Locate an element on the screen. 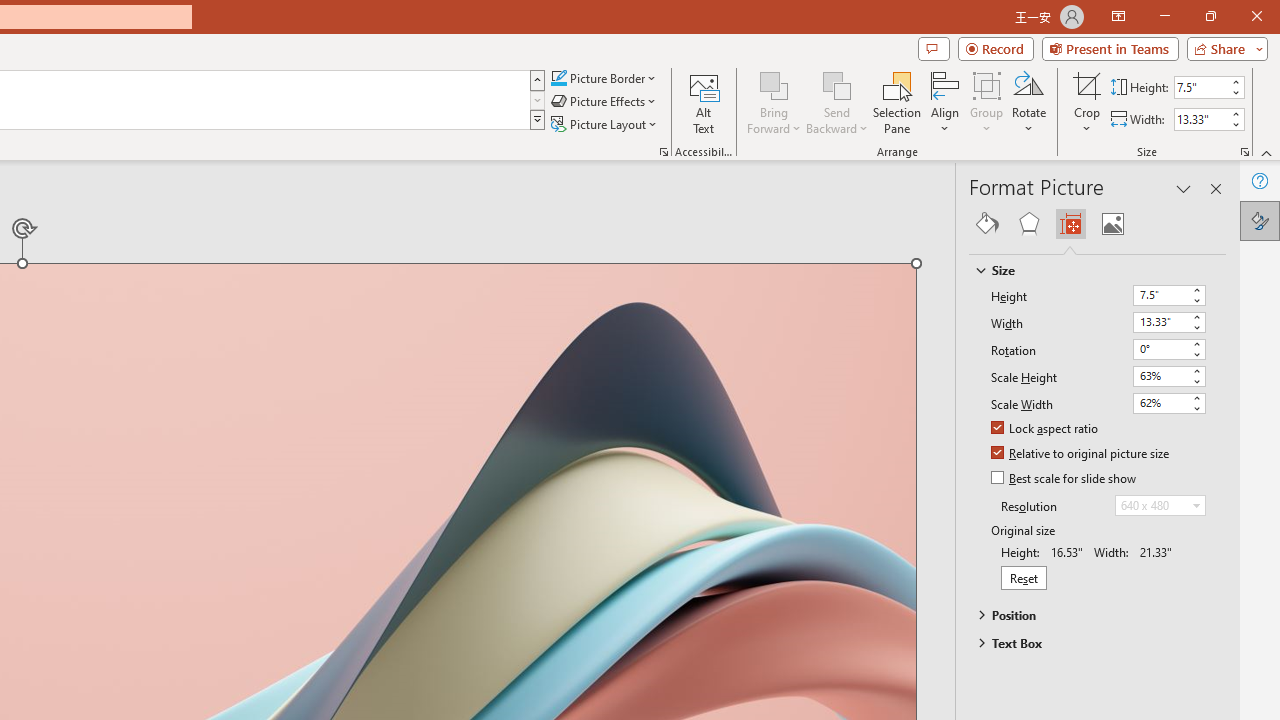 The width and height of the screenshot is (1280, 720). 'Group' is located at coordinates (987, 103).